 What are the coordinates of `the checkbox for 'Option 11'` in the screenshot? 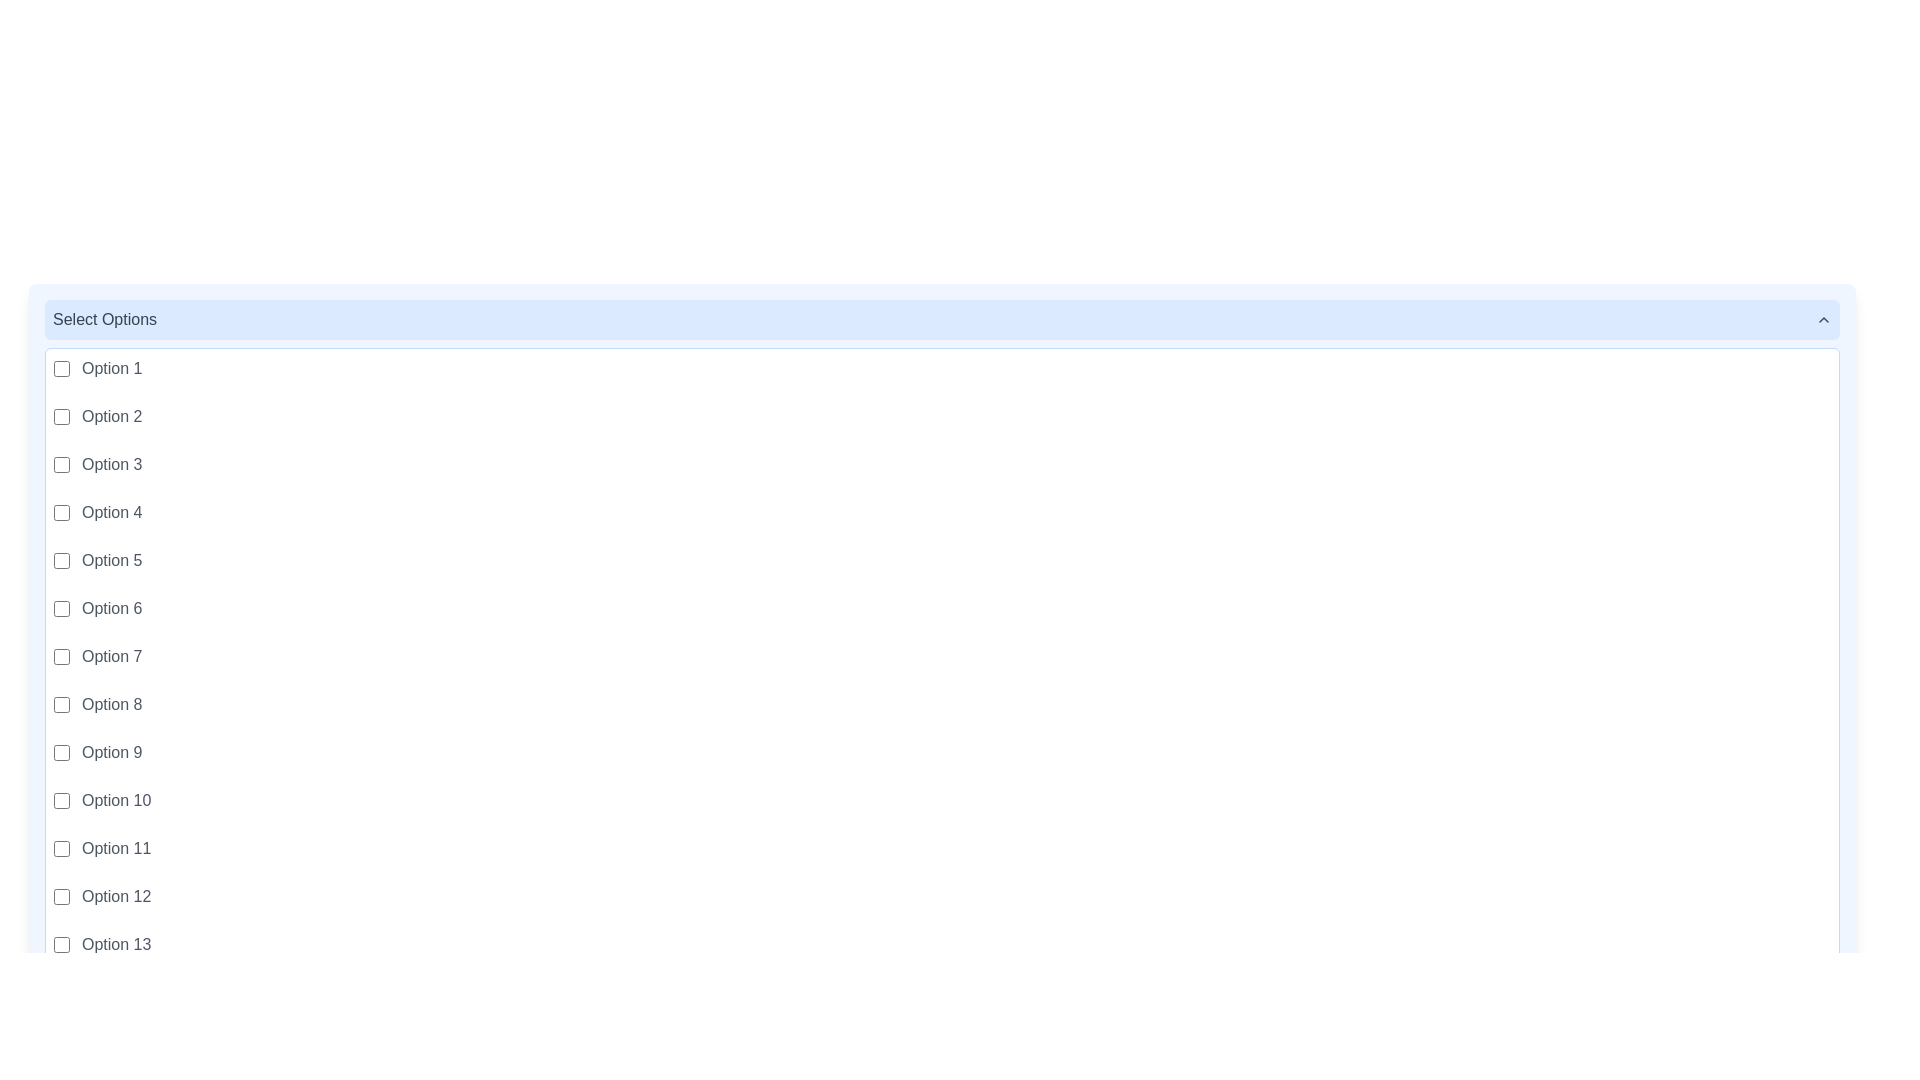 It's located at (62, 848).